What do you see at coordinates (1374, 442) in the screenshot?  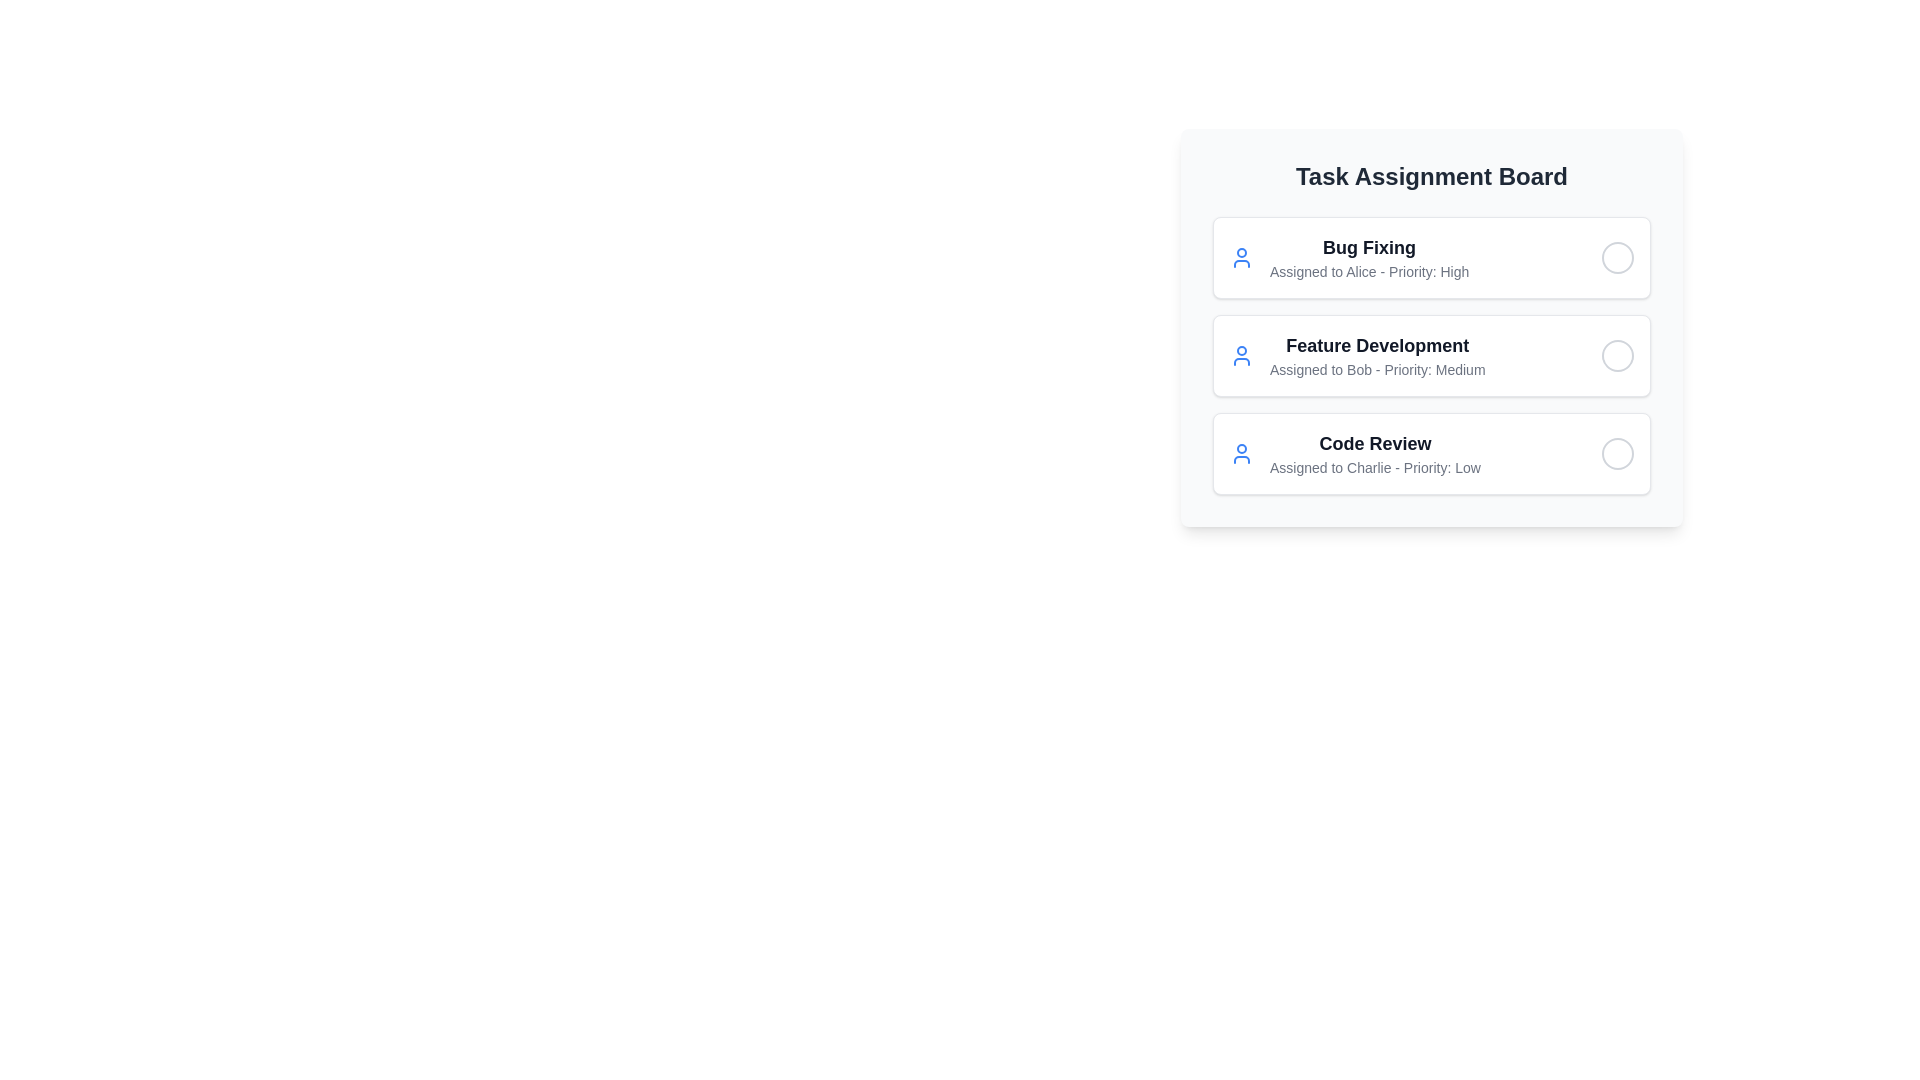 I see `contents of the text label displaying 'Code Review', which is prominently positioned in the third task card of the 'Task Assignment Board'` at bounding box center [1374, 442].